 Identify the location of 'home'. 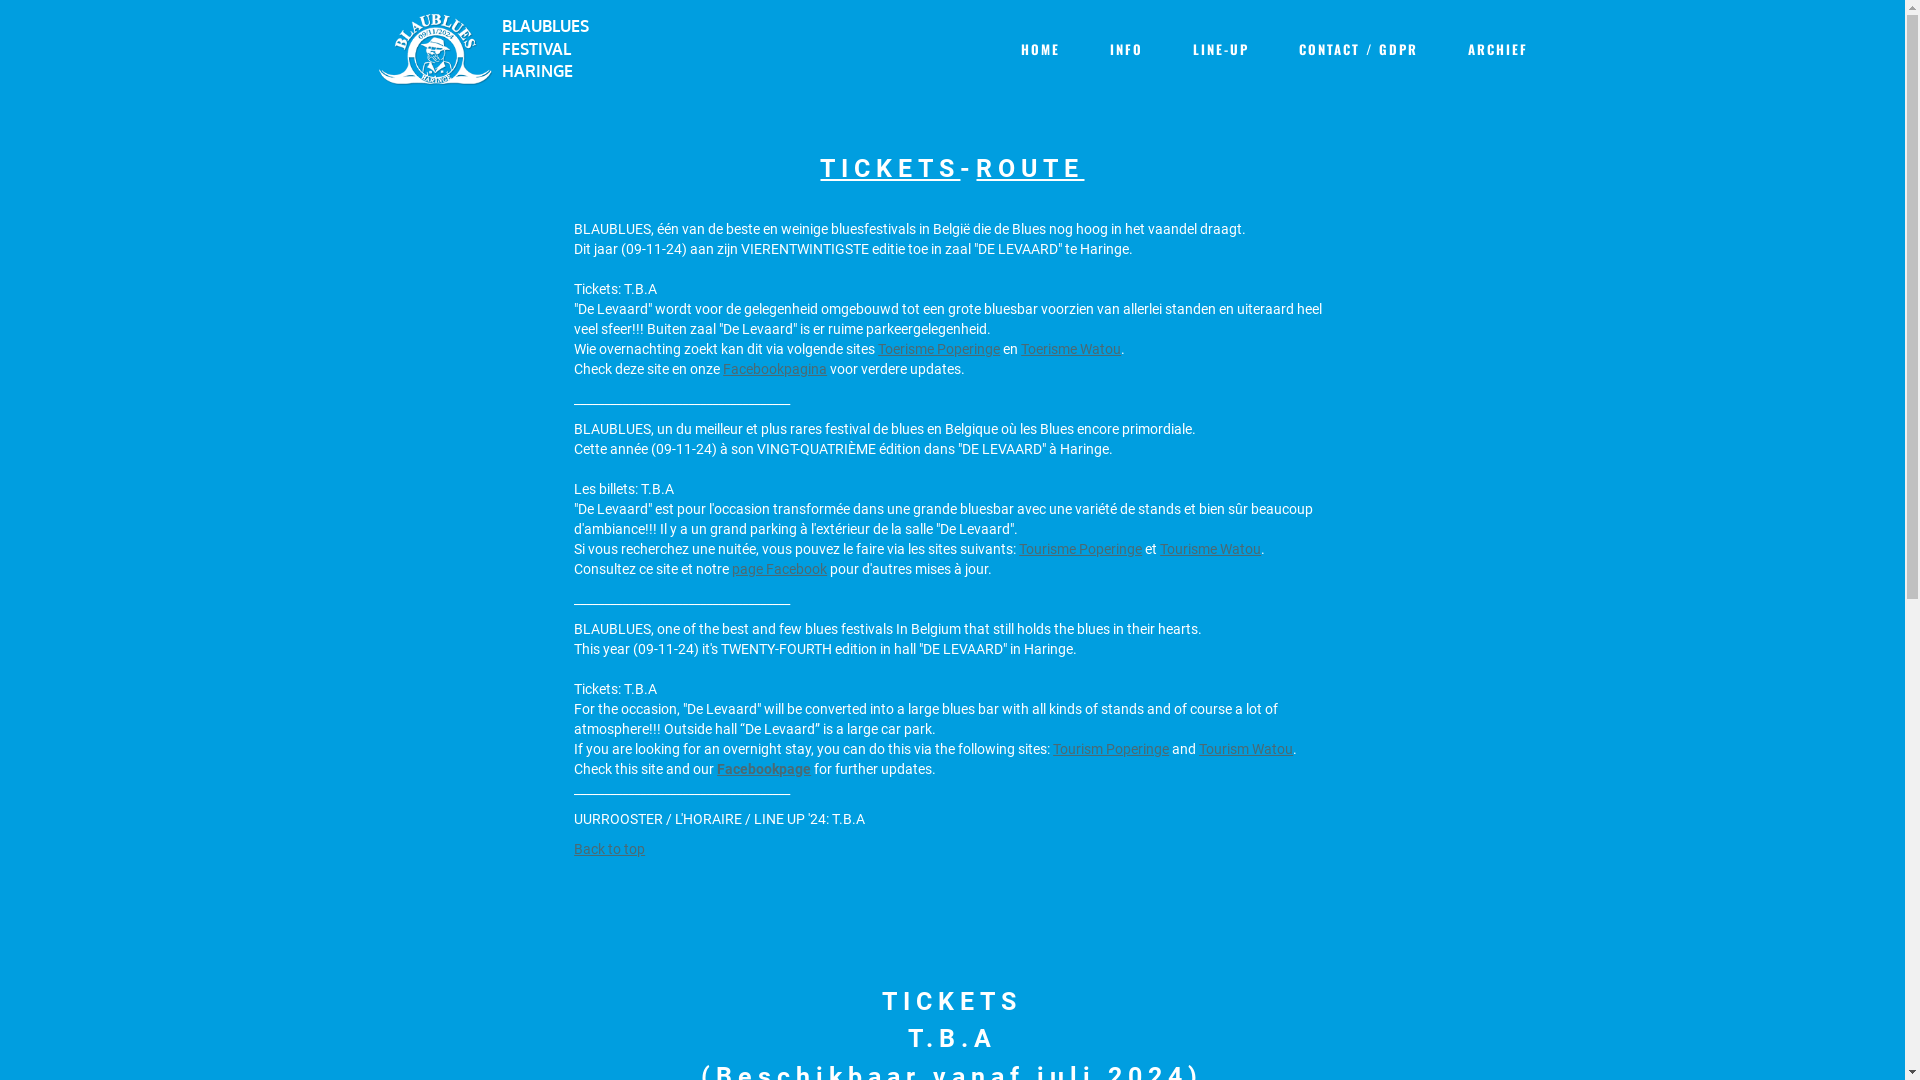
(434, 46).